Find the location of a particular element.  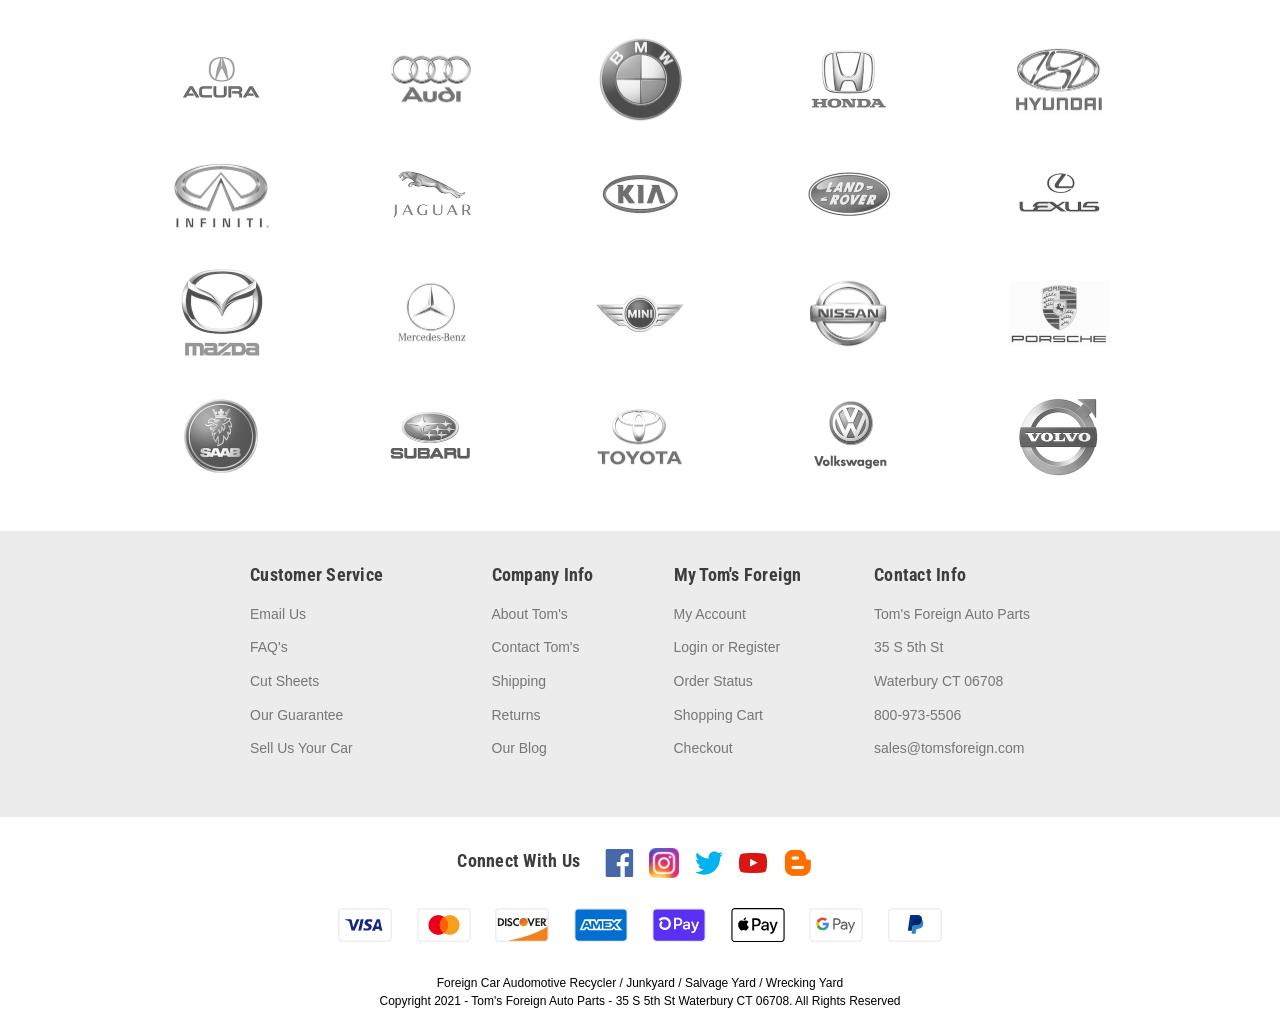

'Shipping' is located at coordinates (518, 681).